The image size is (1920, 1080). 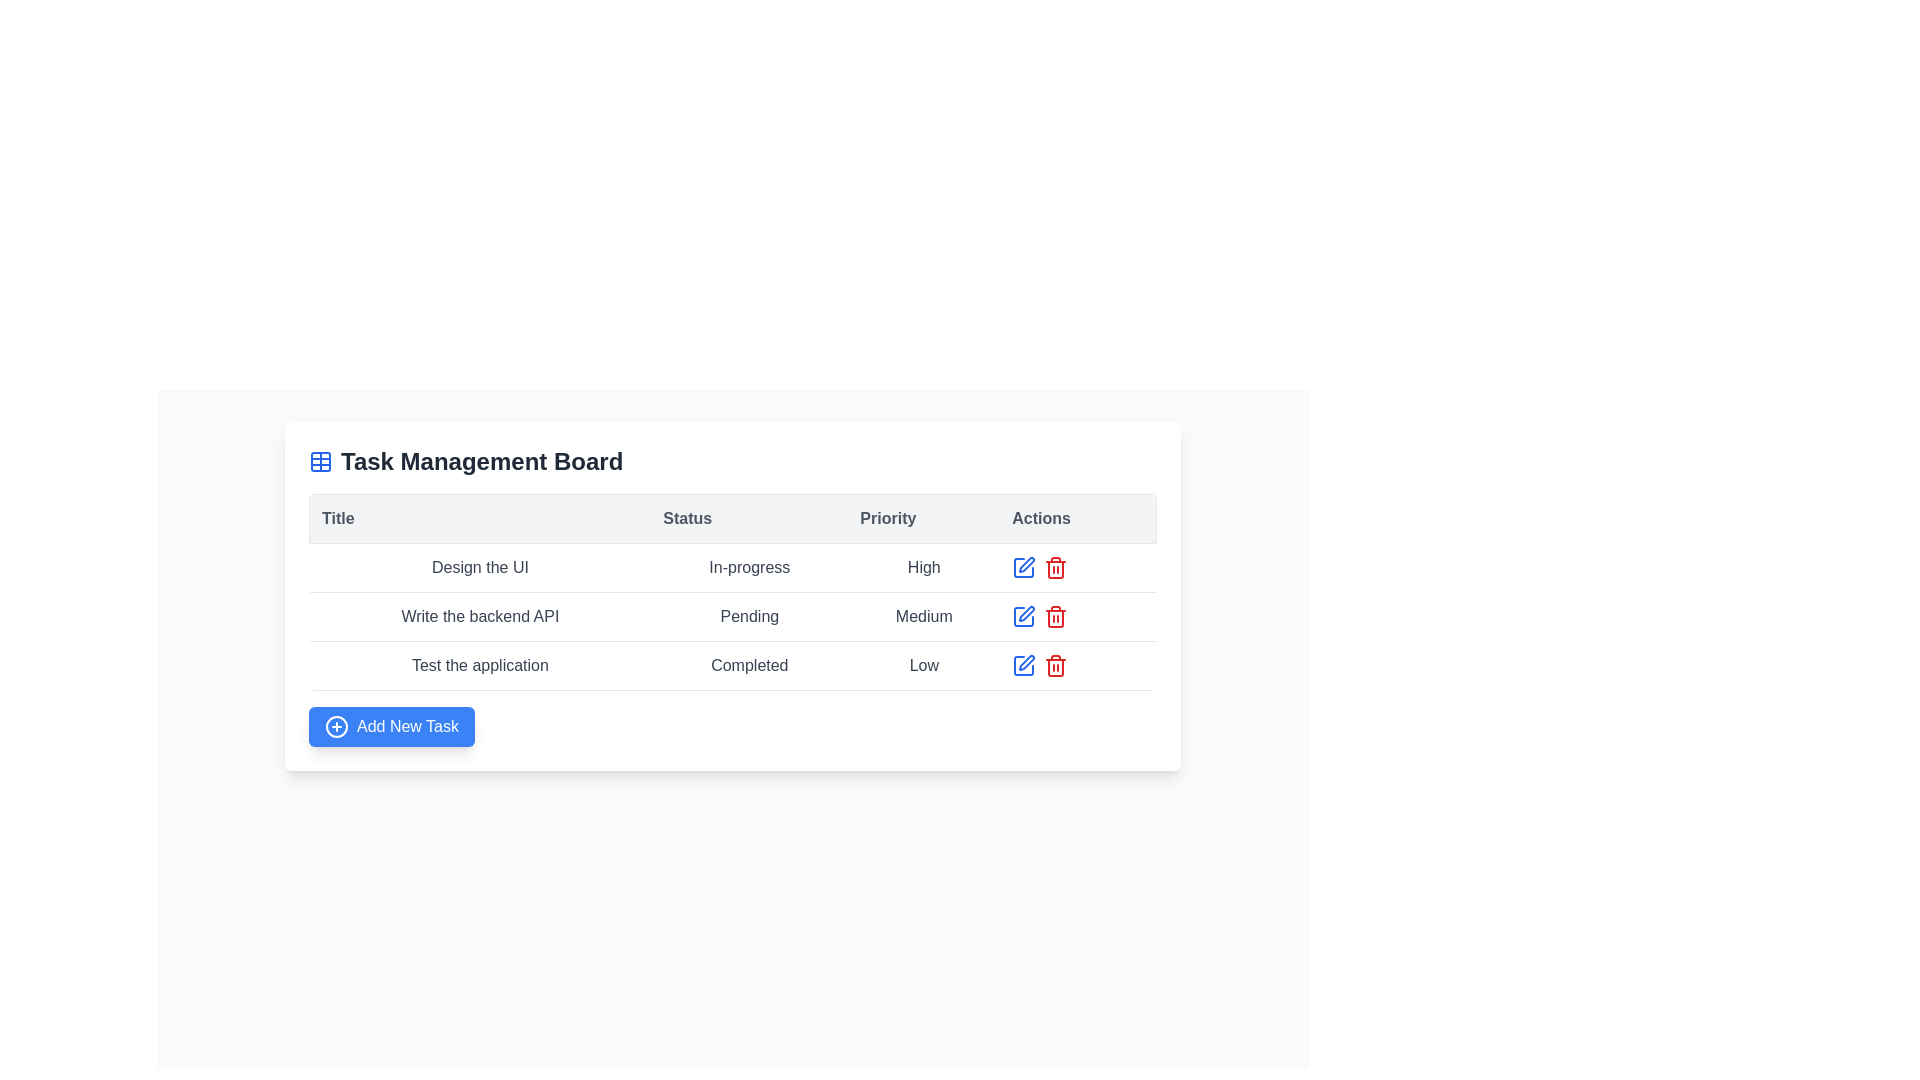 What do you see at coordinates (1023, 567) in the screenshot?
I see `the blue pen icon in the 'Actions' column of the second row` at bounding box center [1023, 567].